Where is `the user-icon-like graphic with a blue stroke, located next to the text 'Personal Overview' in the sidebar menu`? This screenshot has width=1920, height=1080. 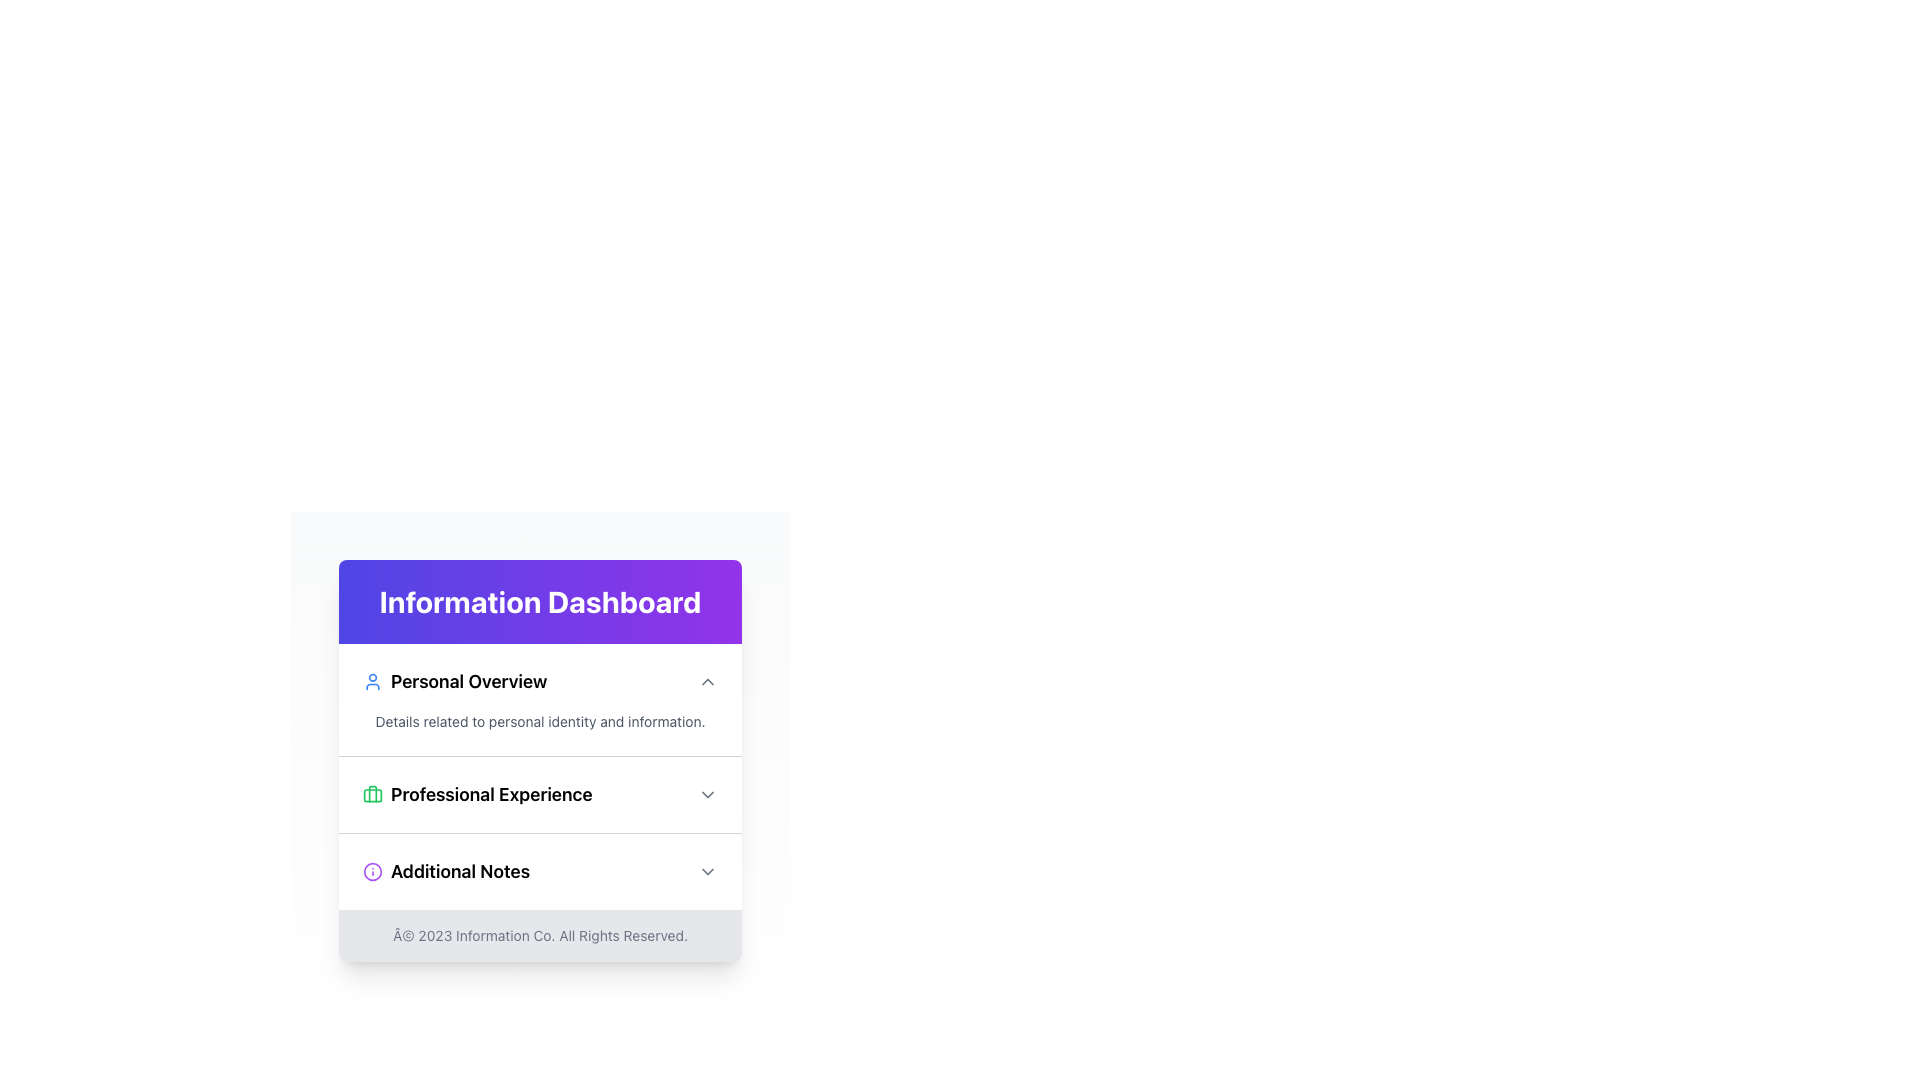 the user-icon-like graphic with a blue stroke, located next to the text 'Personal Overview' in the sidebar menu is located at coordinates (373, 681).